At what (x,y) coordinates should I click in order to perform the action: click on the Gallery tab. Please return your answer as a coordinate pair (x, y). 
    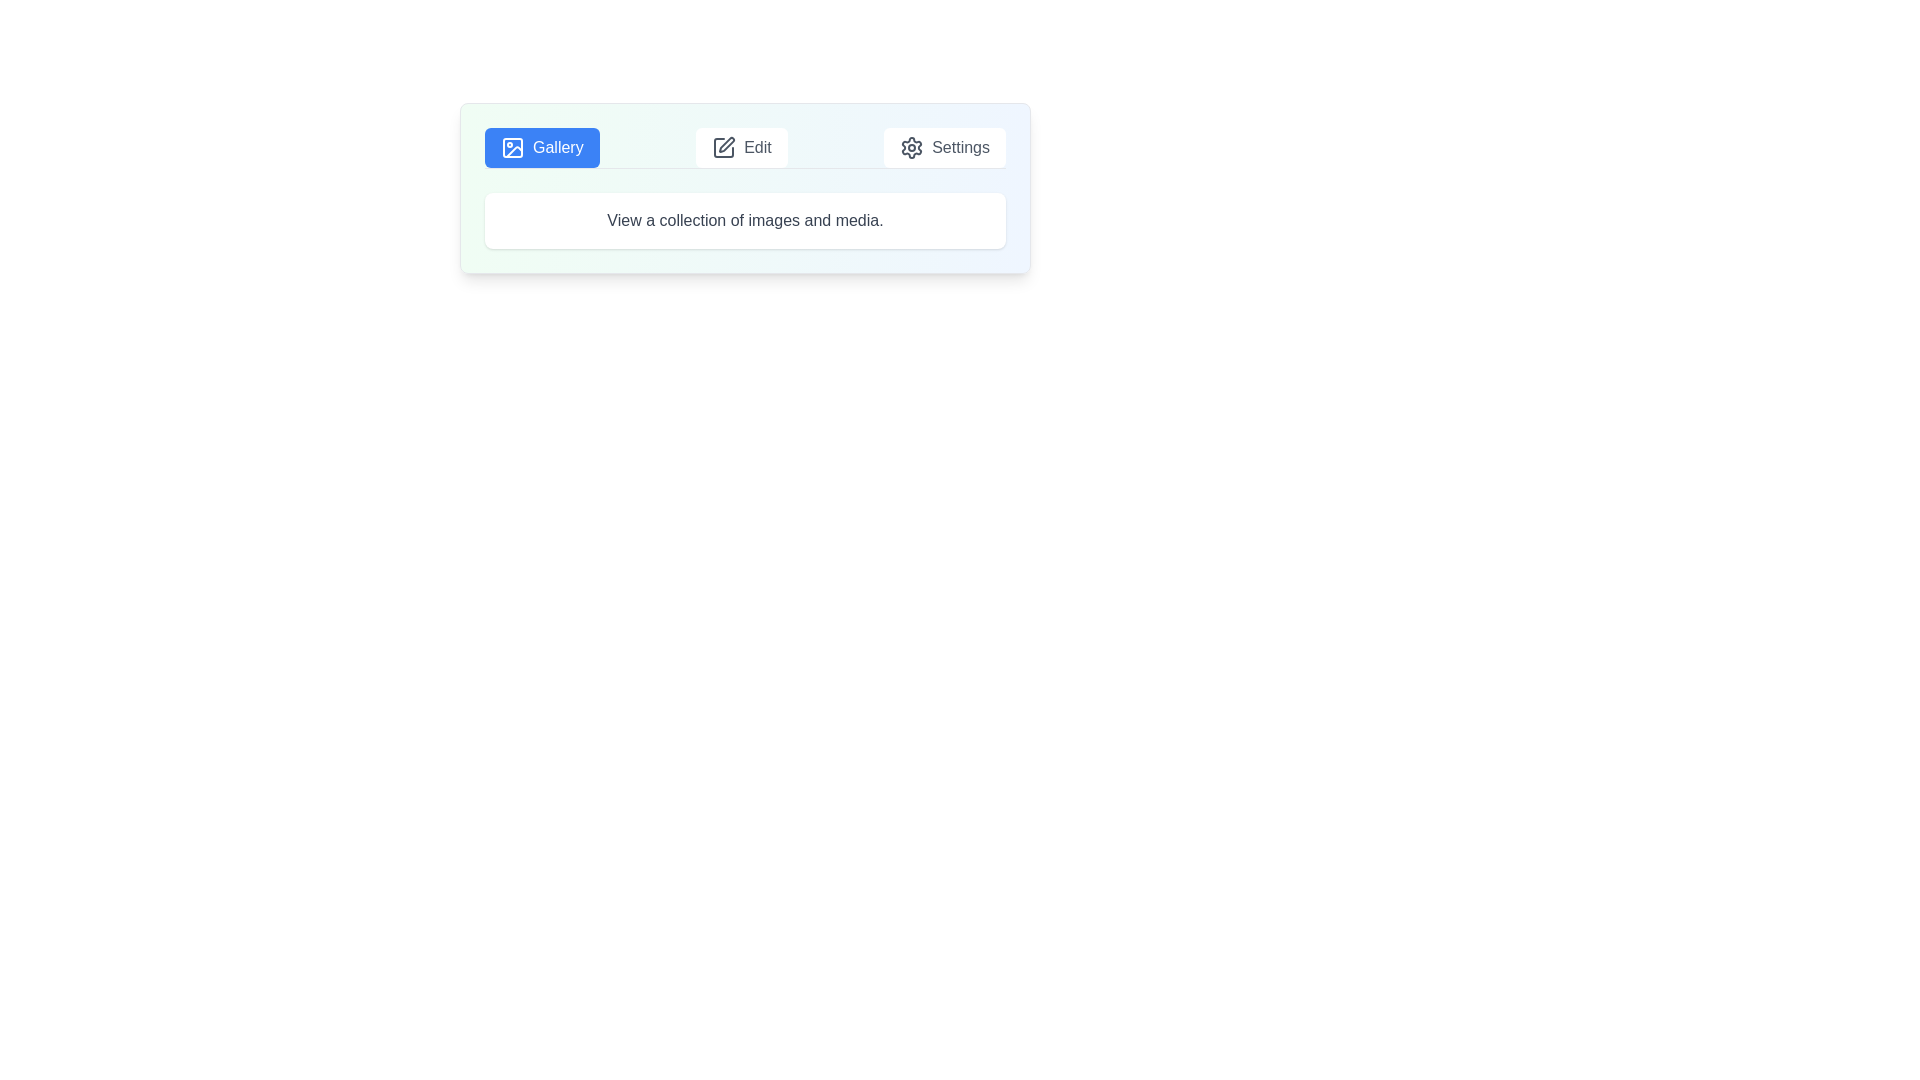
    Looking at the image, I should click on (542, 146).